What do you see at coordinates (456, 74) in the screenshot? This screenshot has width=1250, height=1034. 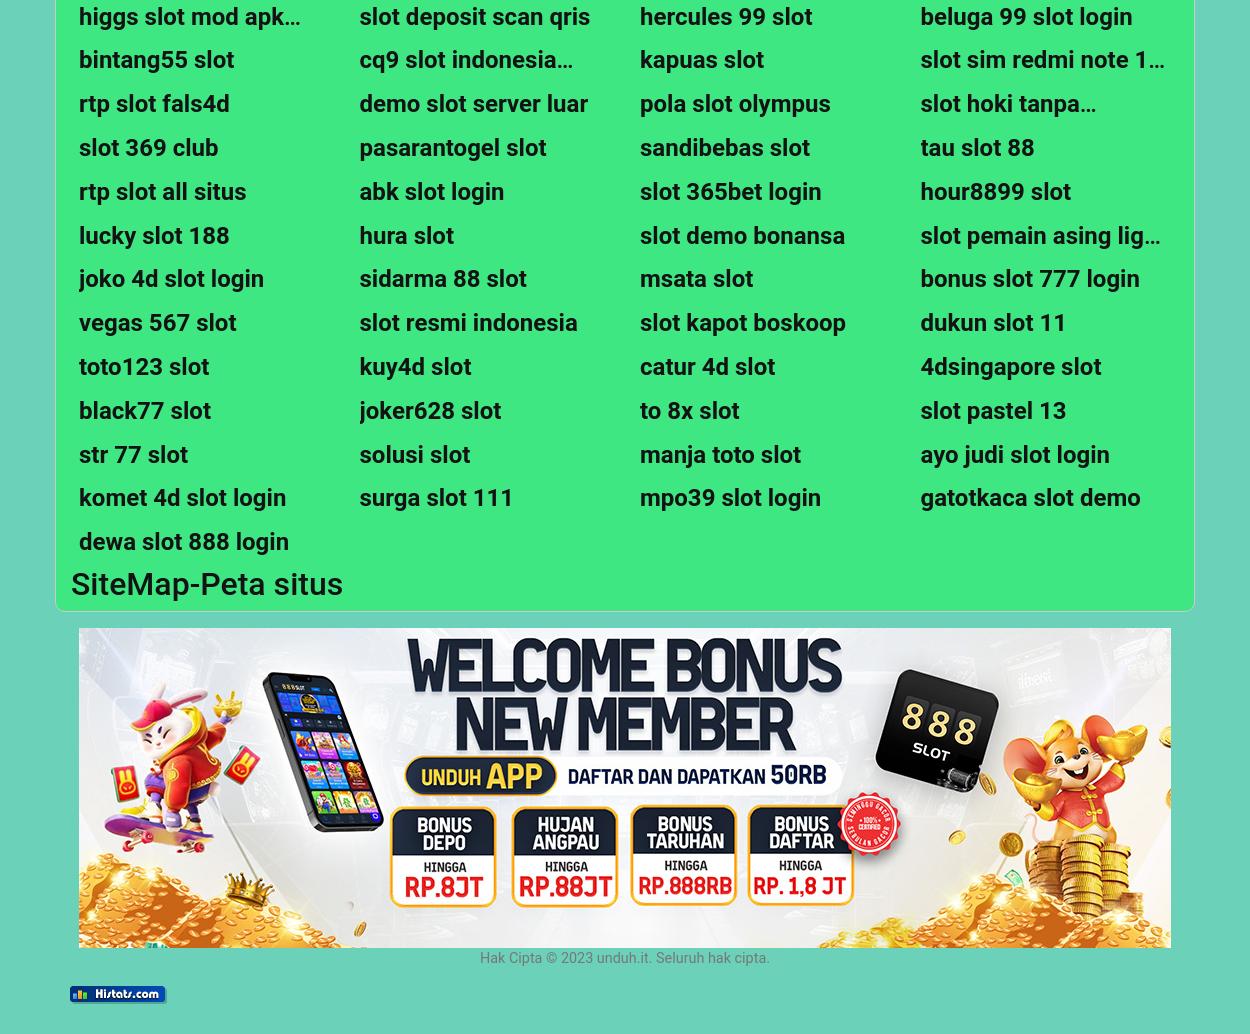 I see `'cq9 slot indonesia demo'` at bounding box center [456, 74].